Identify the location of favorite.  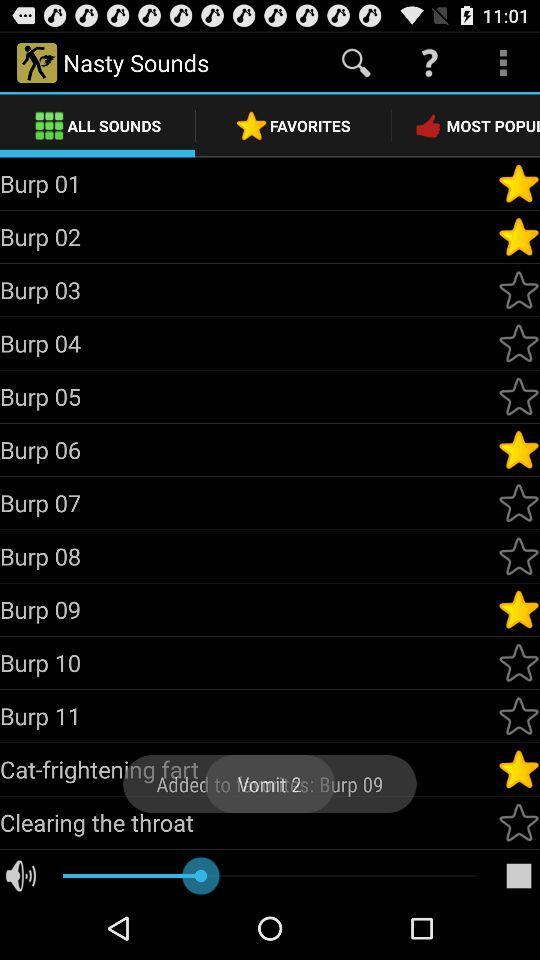
(518, 502).